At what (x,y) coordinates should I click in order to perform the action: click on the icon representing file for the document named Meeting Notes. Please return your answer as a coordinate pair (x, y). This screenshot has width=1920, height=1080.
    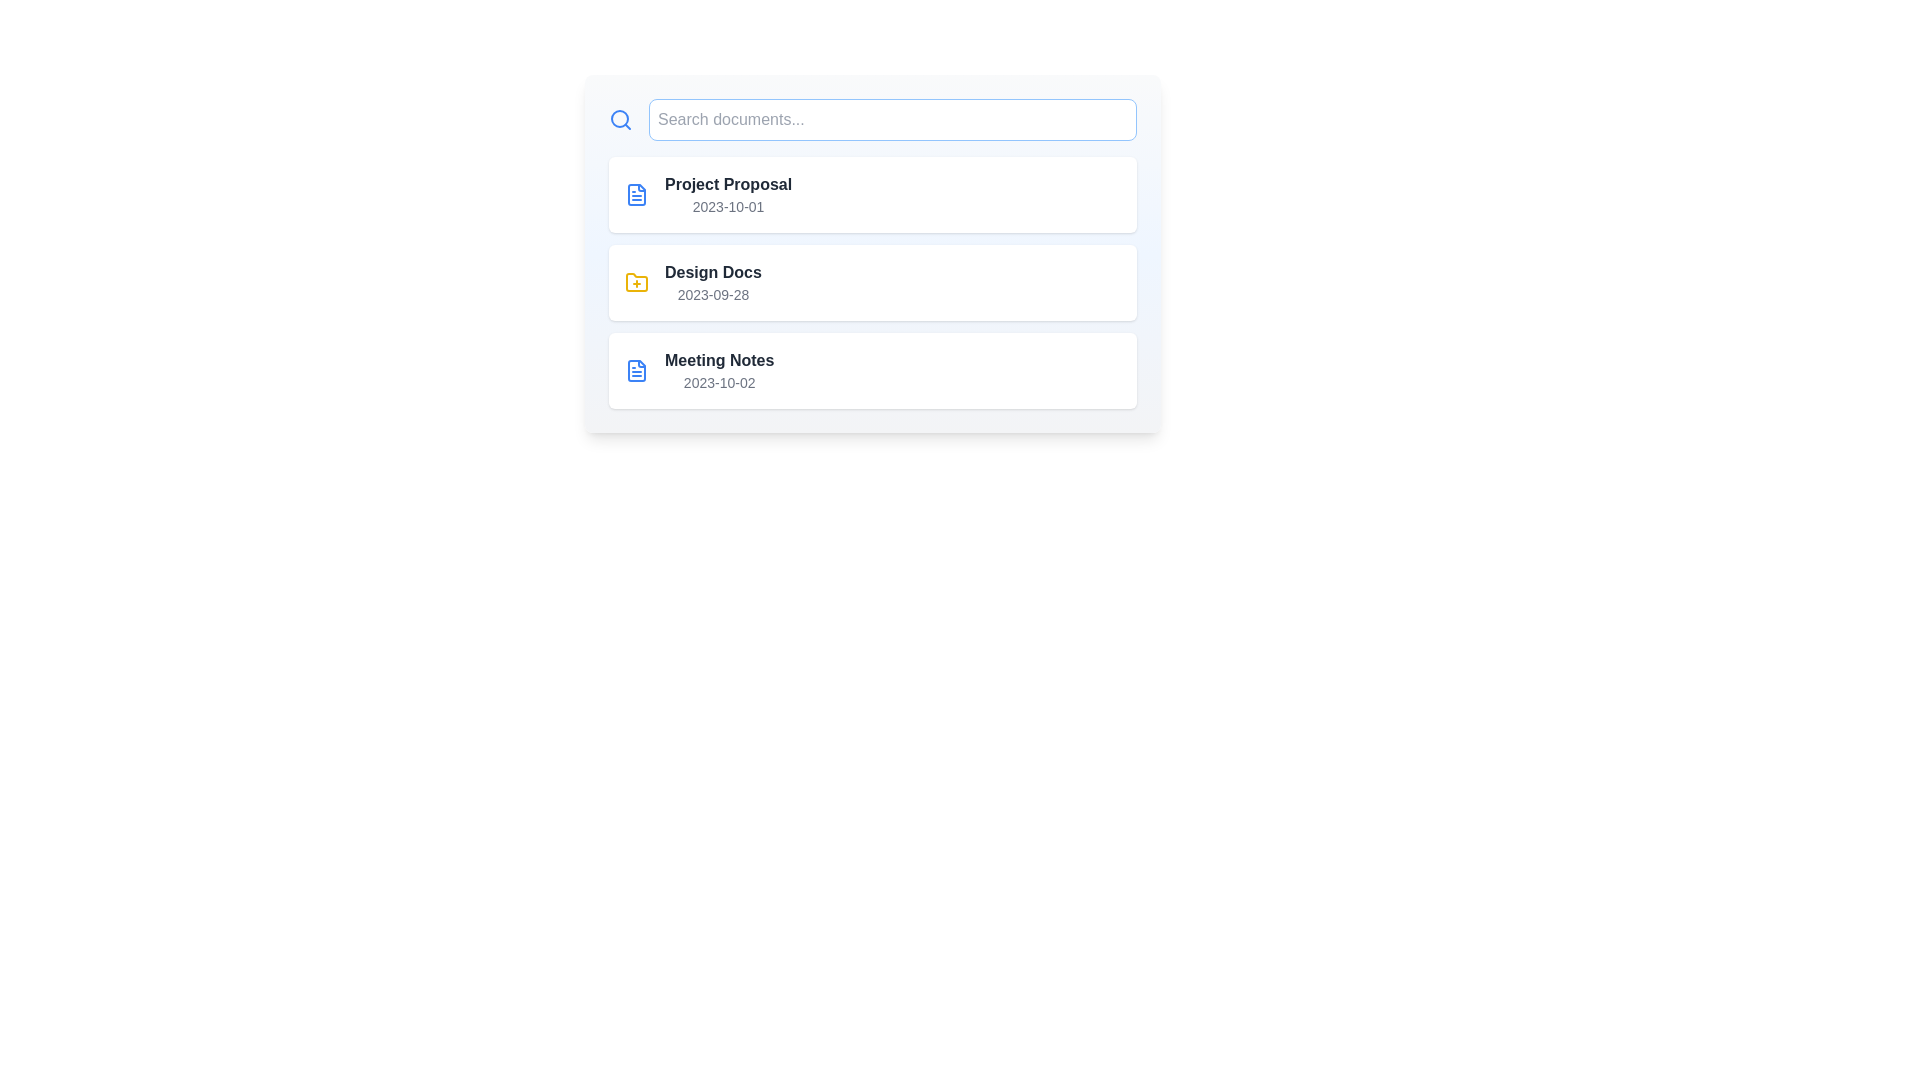
    Looking at the image, I should click on (636, 370).